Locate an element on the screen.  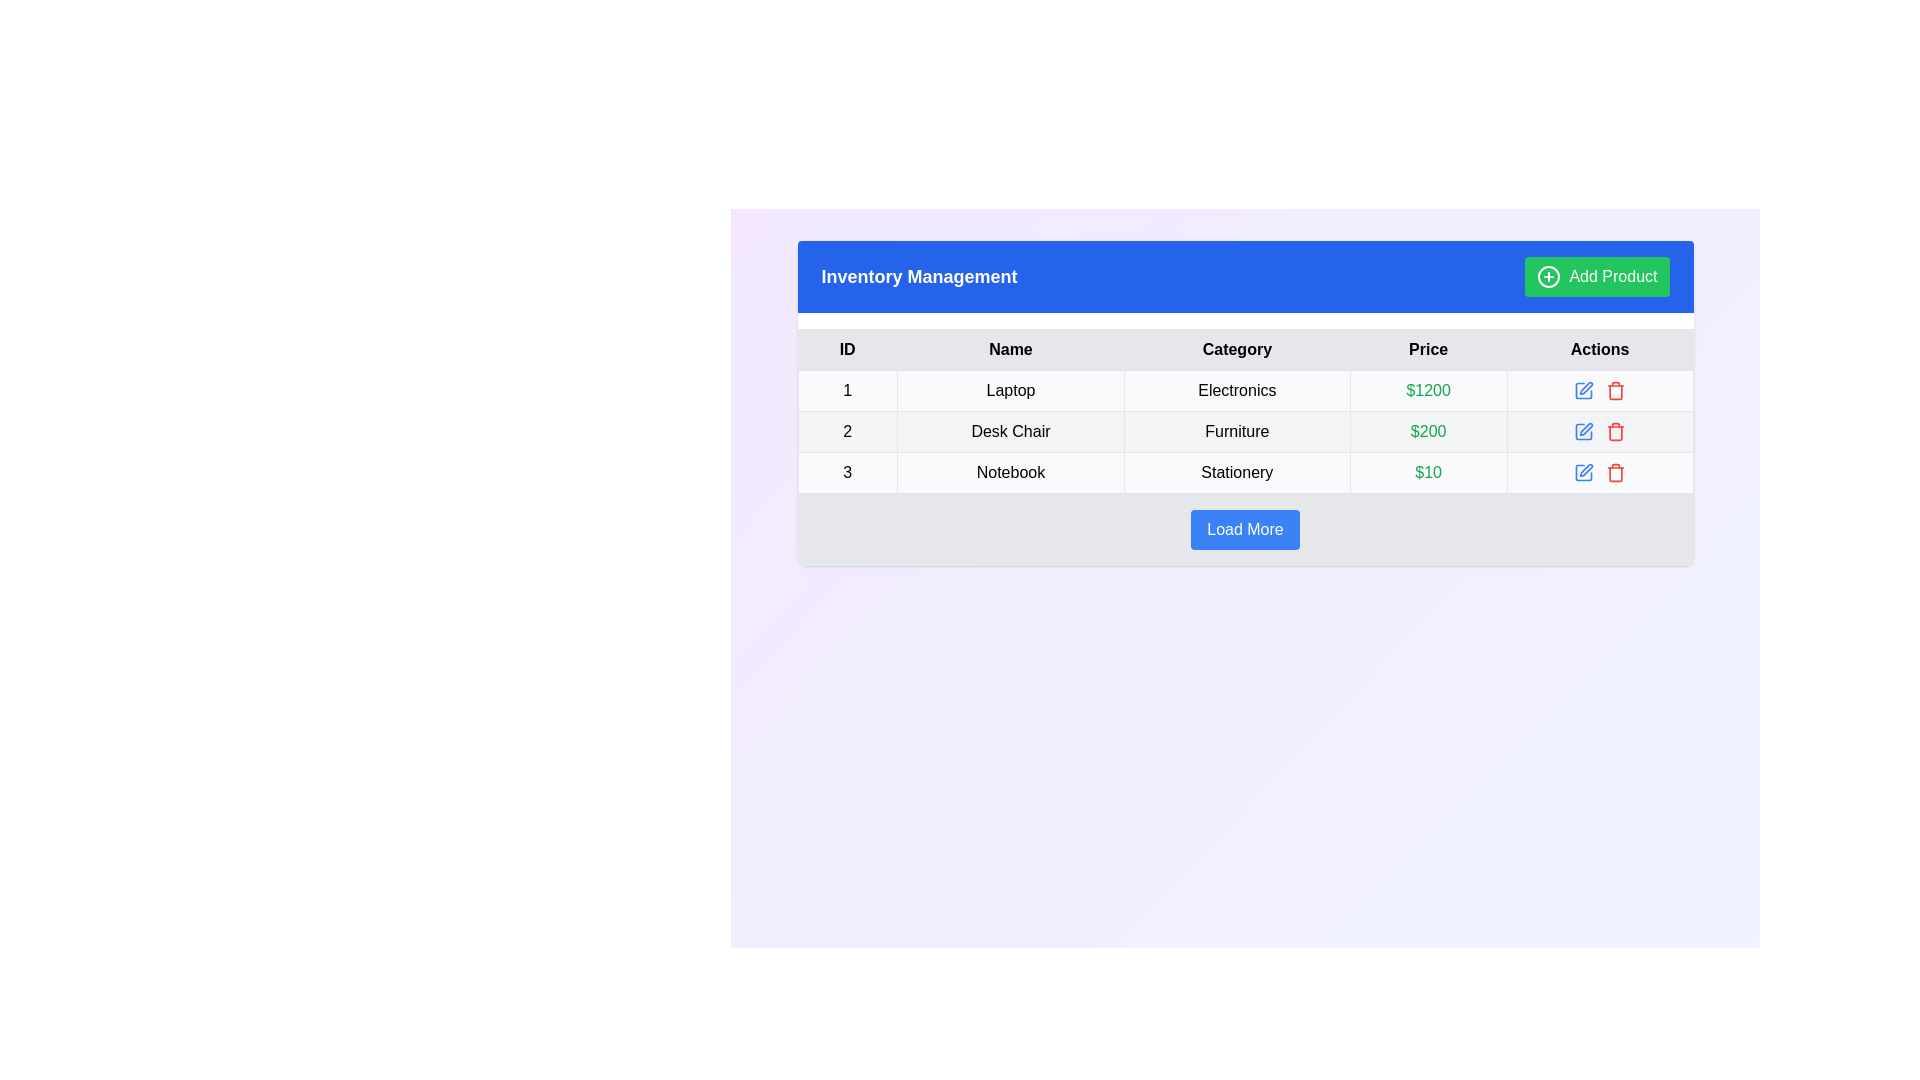
the 'Load More' button, which is styled with a blue background and white text, located at the bottom of a gray rectangular section below a table is located at coordinates (1244, 528).